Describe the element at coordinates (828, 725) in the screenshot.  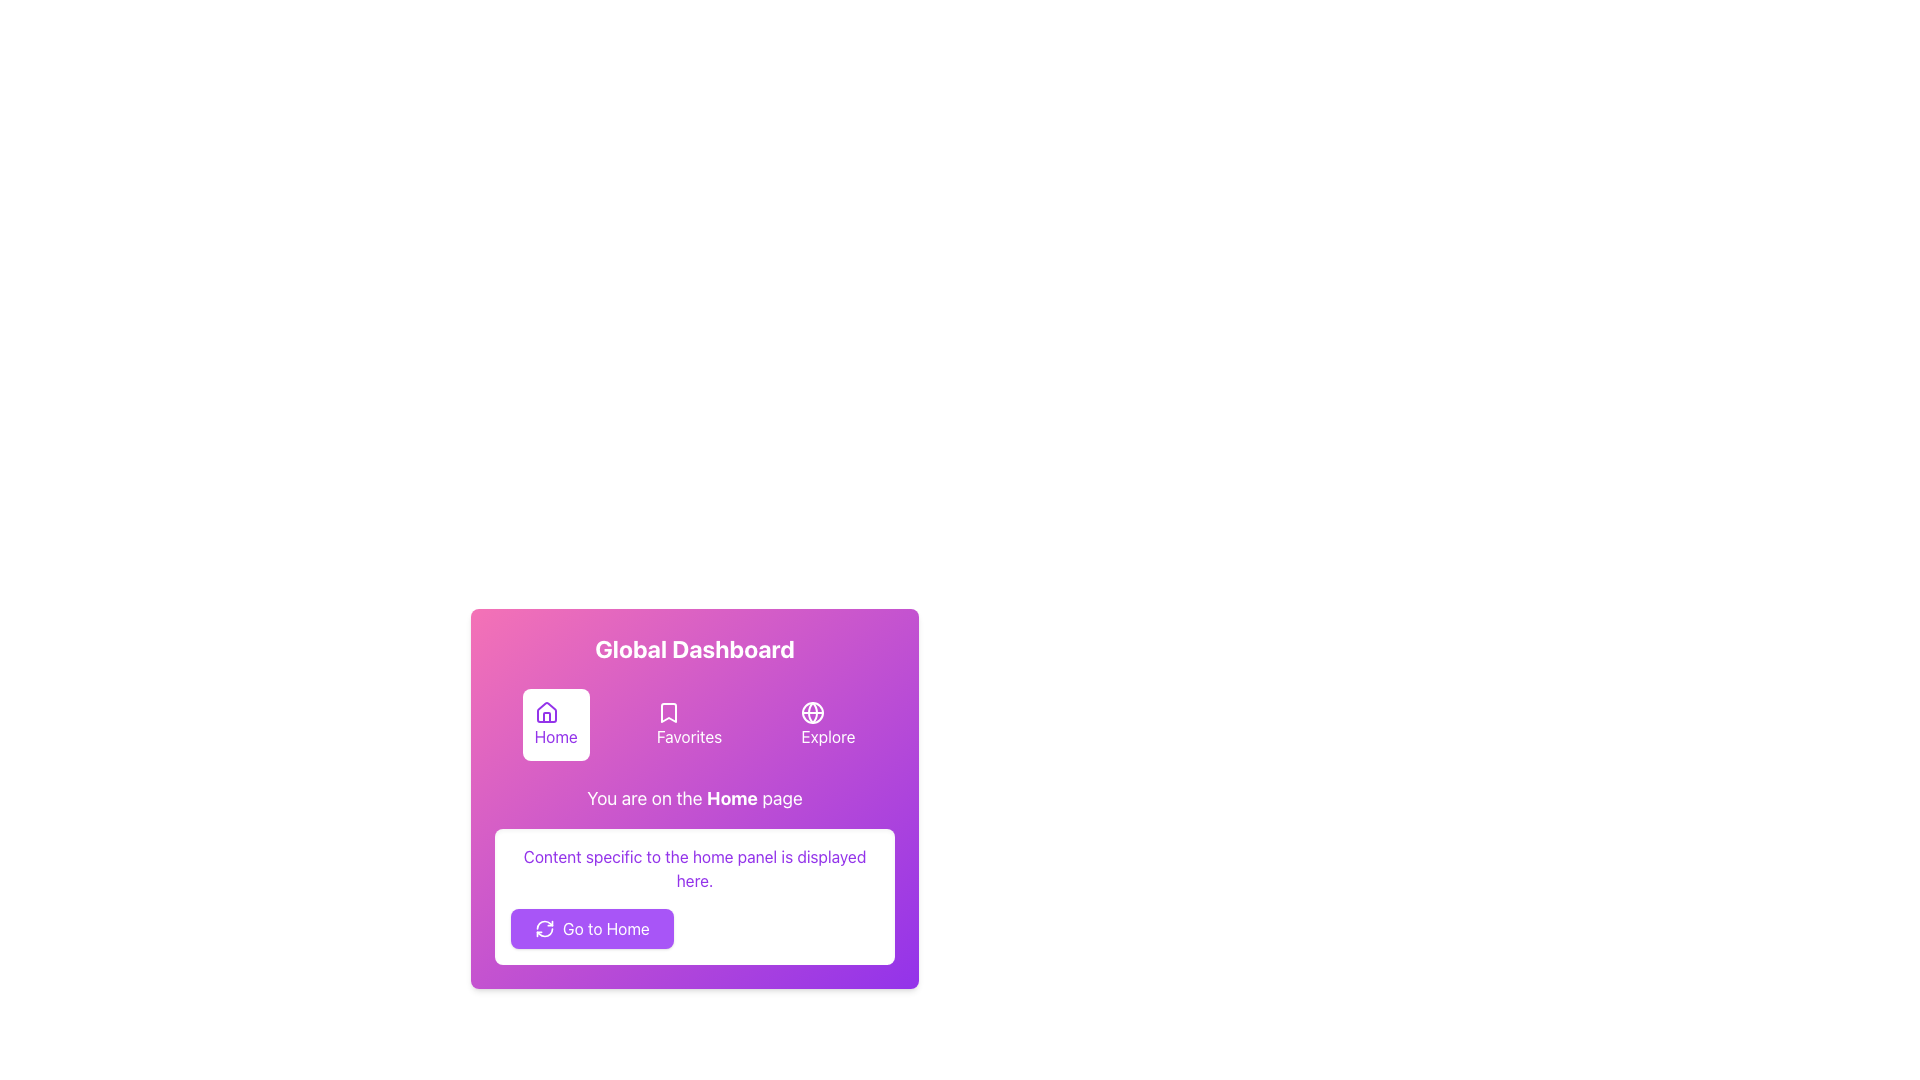
I see `the third button in the horizontal row at the bottom of the interface` at that location.